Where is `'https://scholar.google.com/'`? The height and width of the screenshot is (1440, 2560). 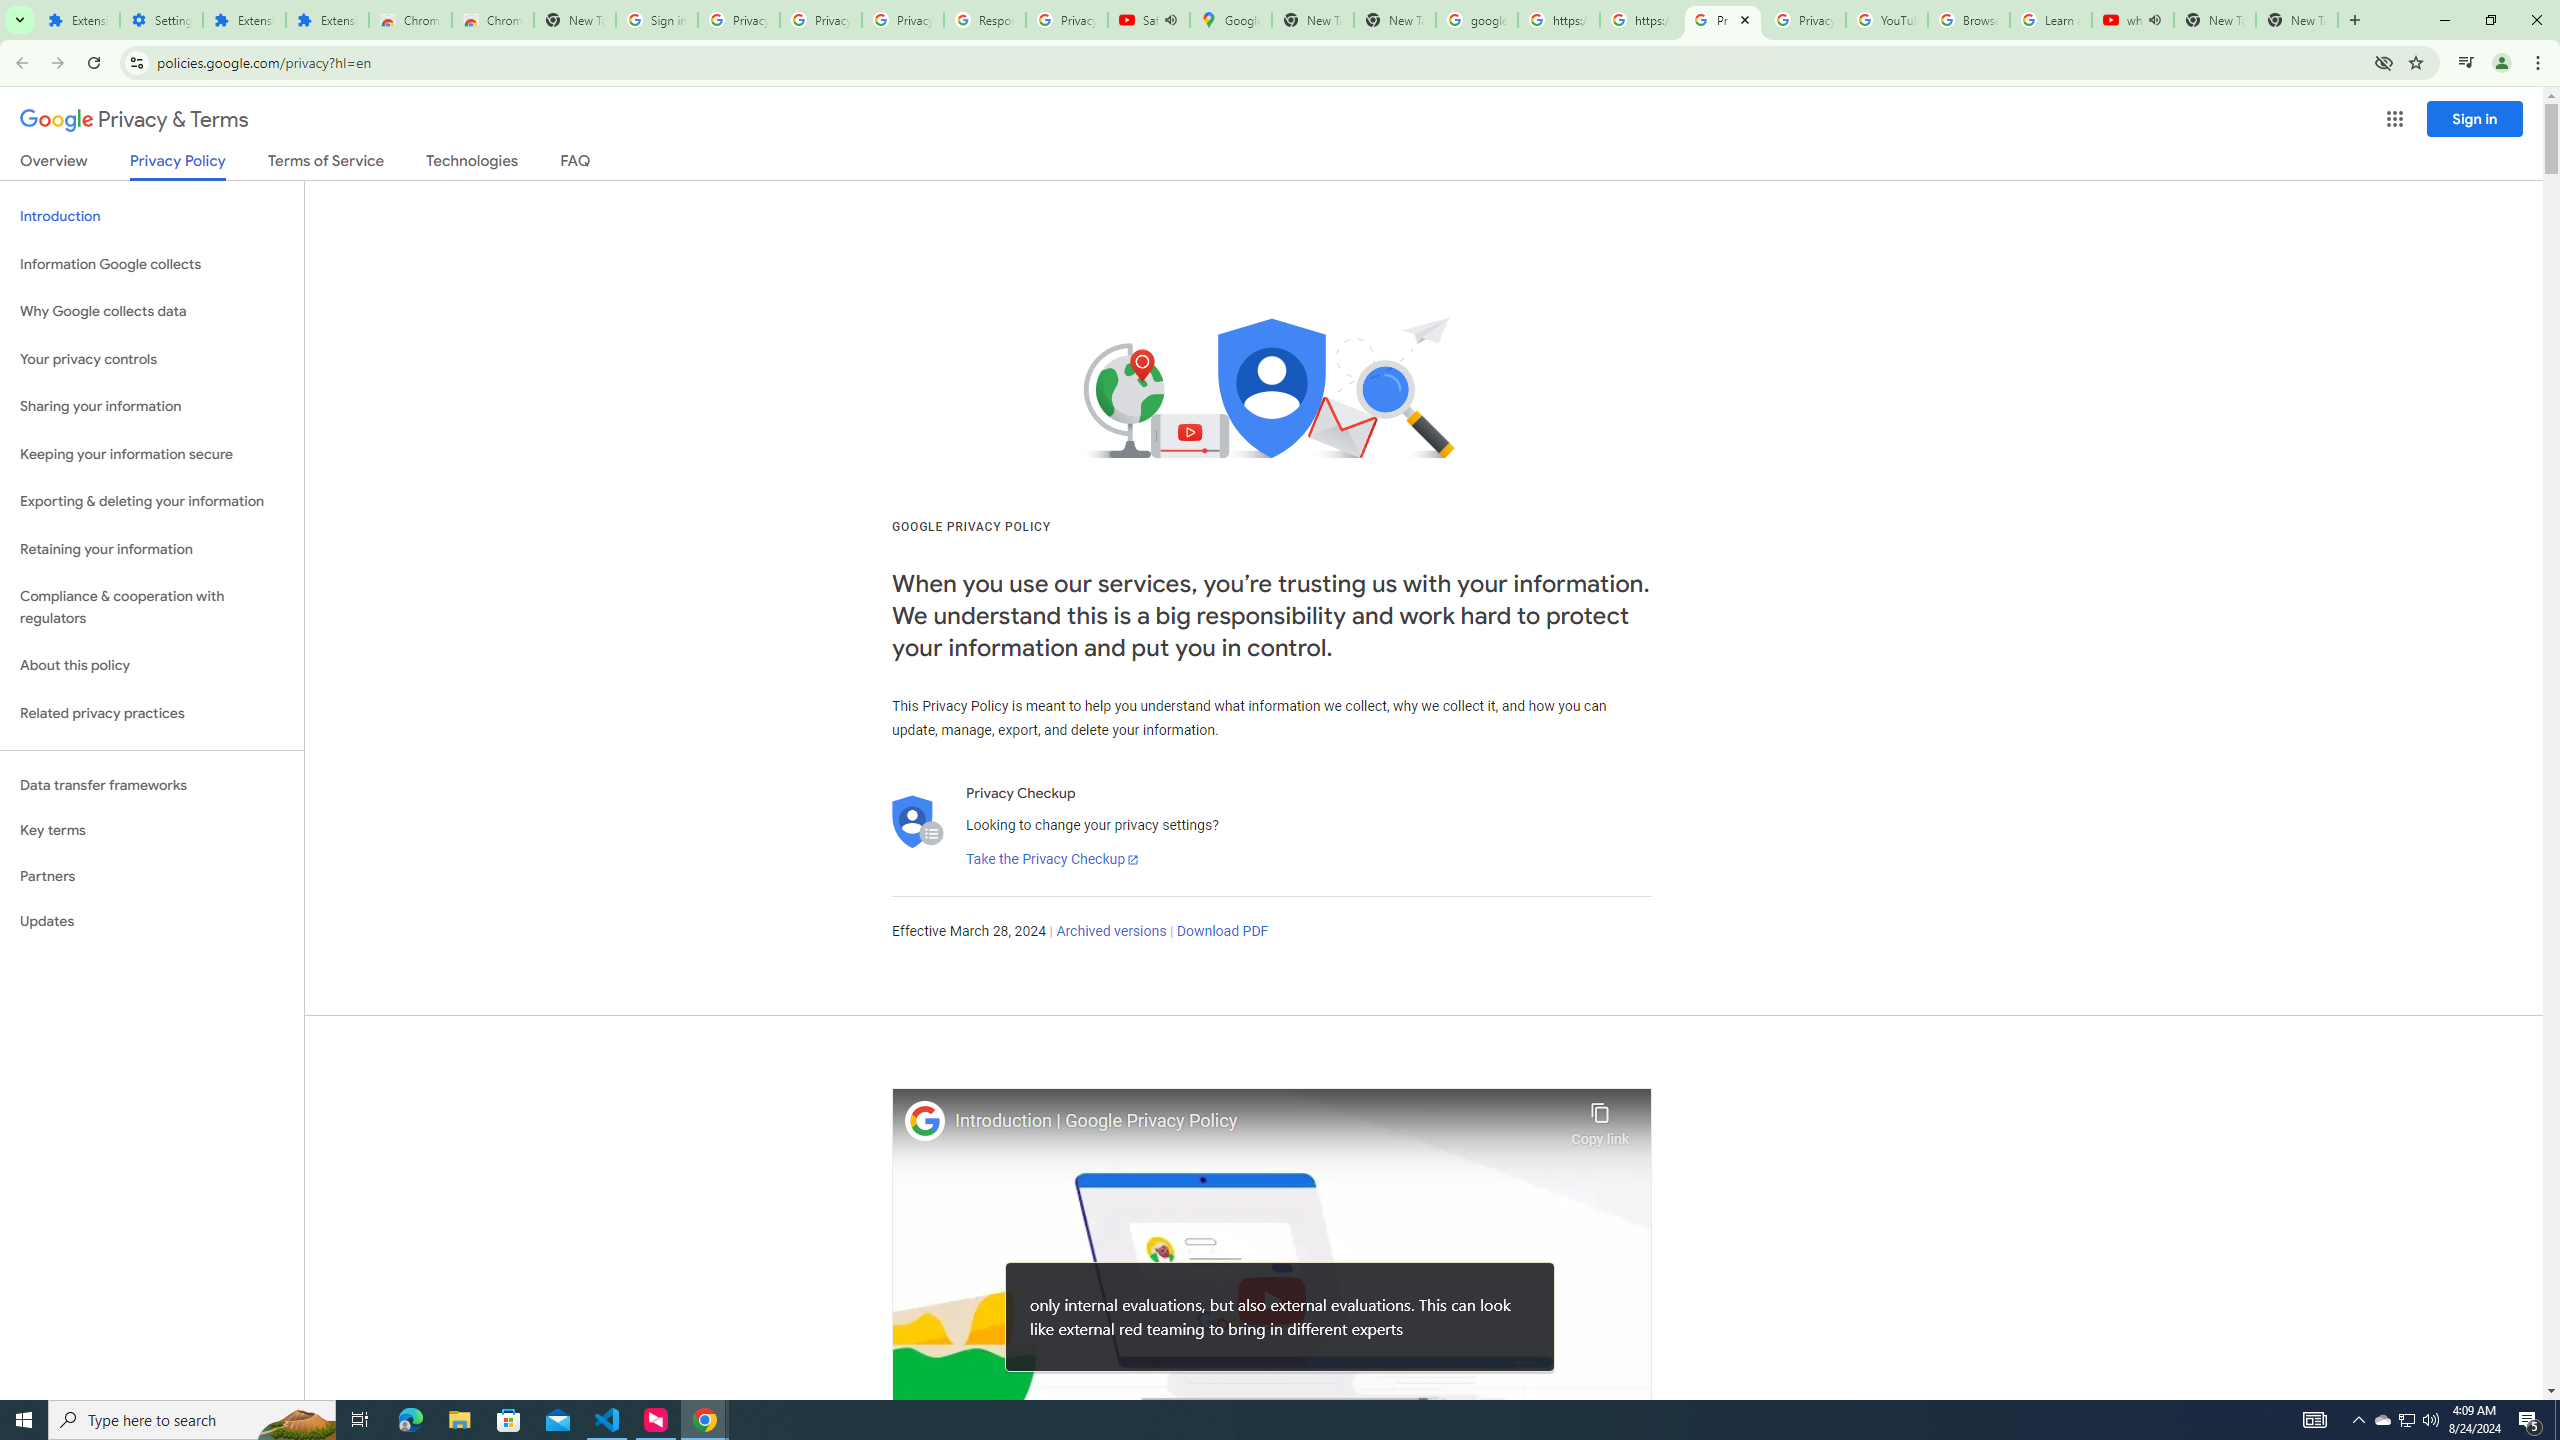 'https://scholar.google.com/' is located at coordinates (1639, 19).